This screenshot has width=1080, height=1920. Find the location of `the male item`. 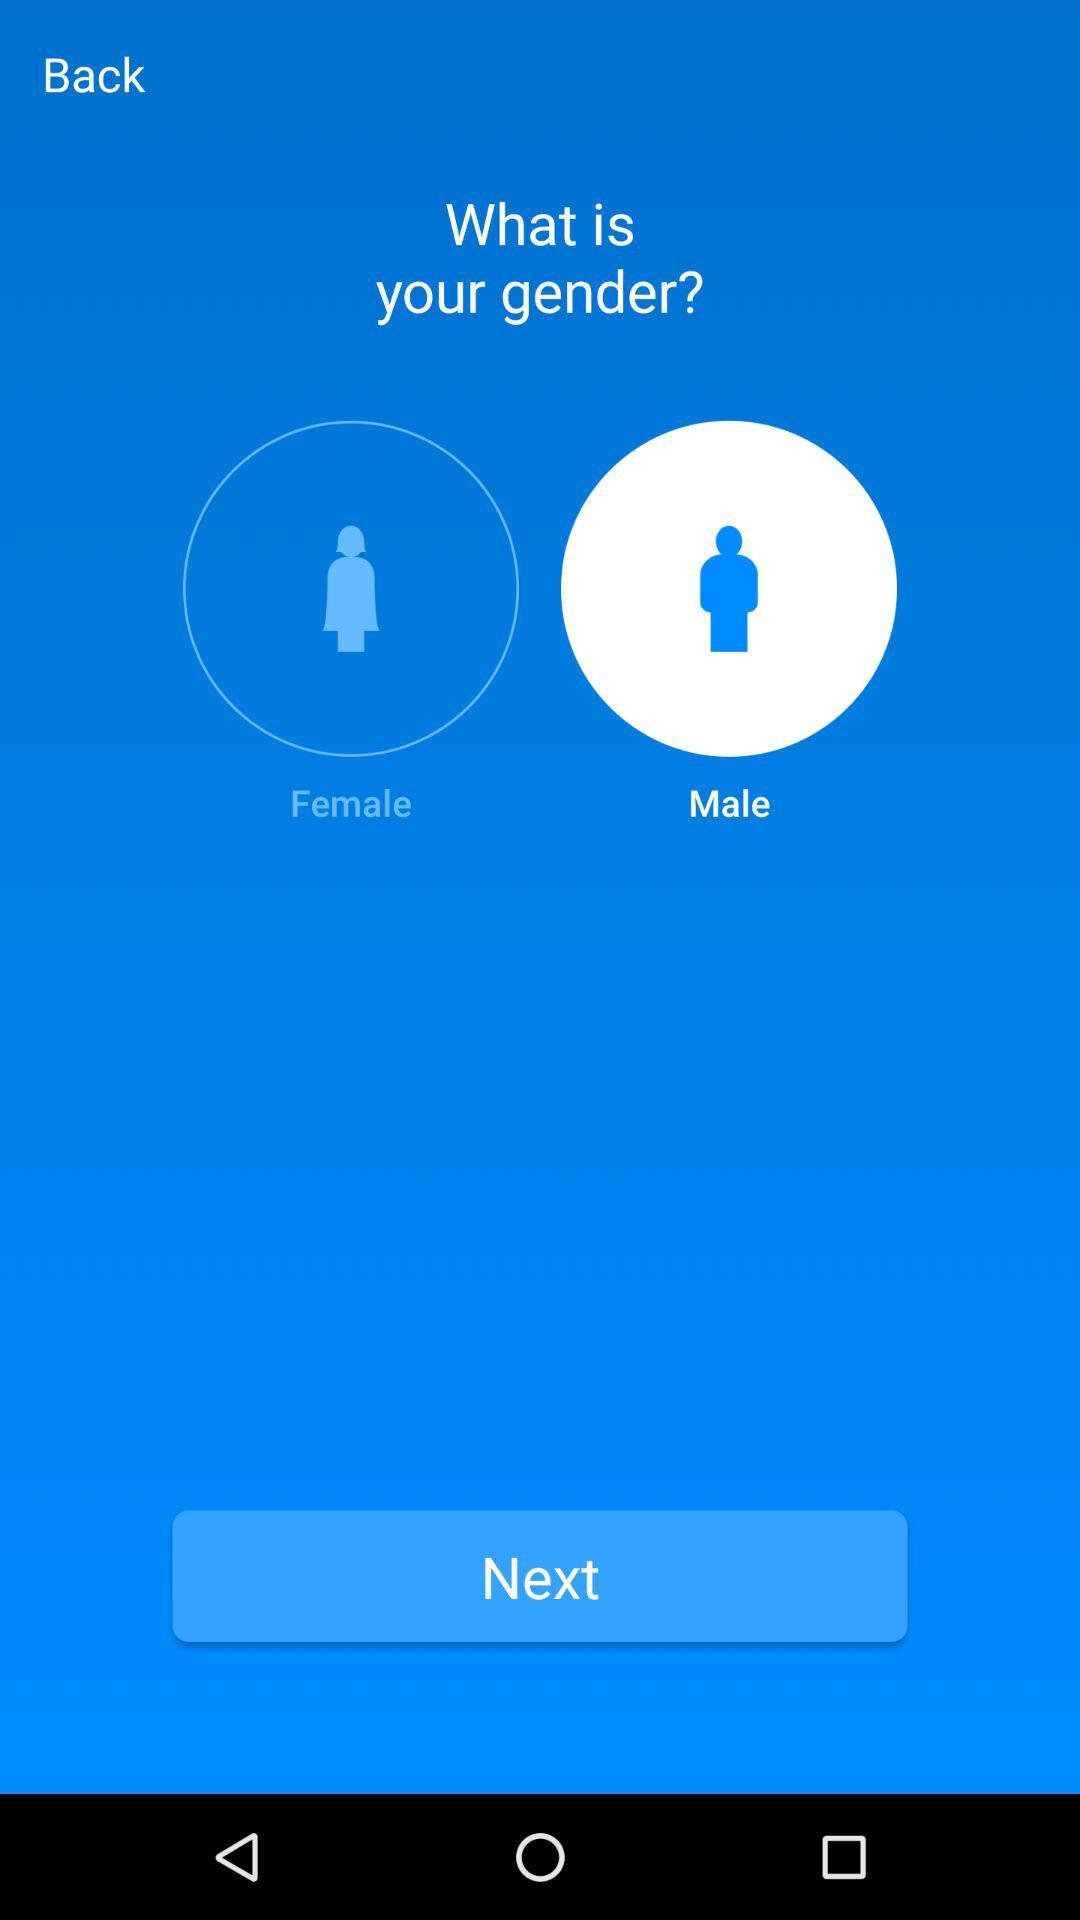

the male item is located at coordinates (729, 623).